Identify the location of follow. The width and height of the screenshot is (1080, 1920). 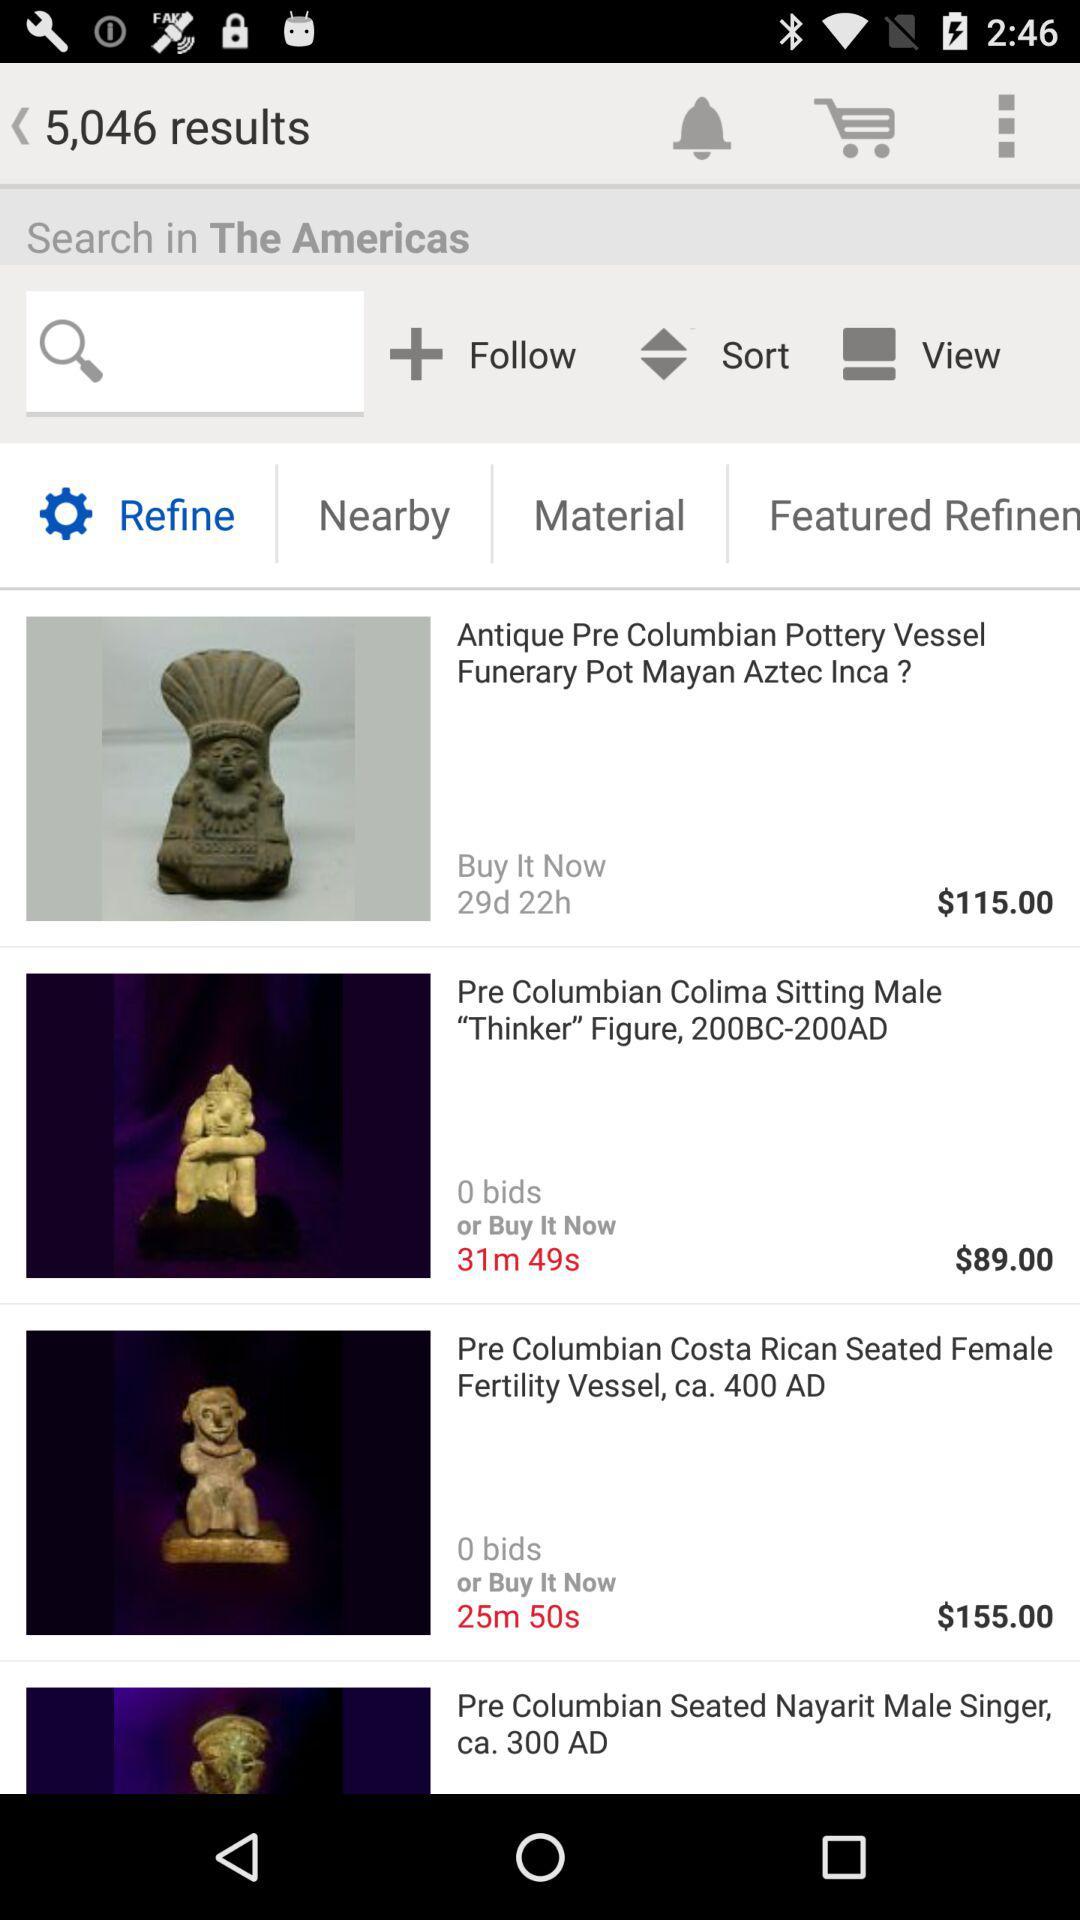
(490, 354).